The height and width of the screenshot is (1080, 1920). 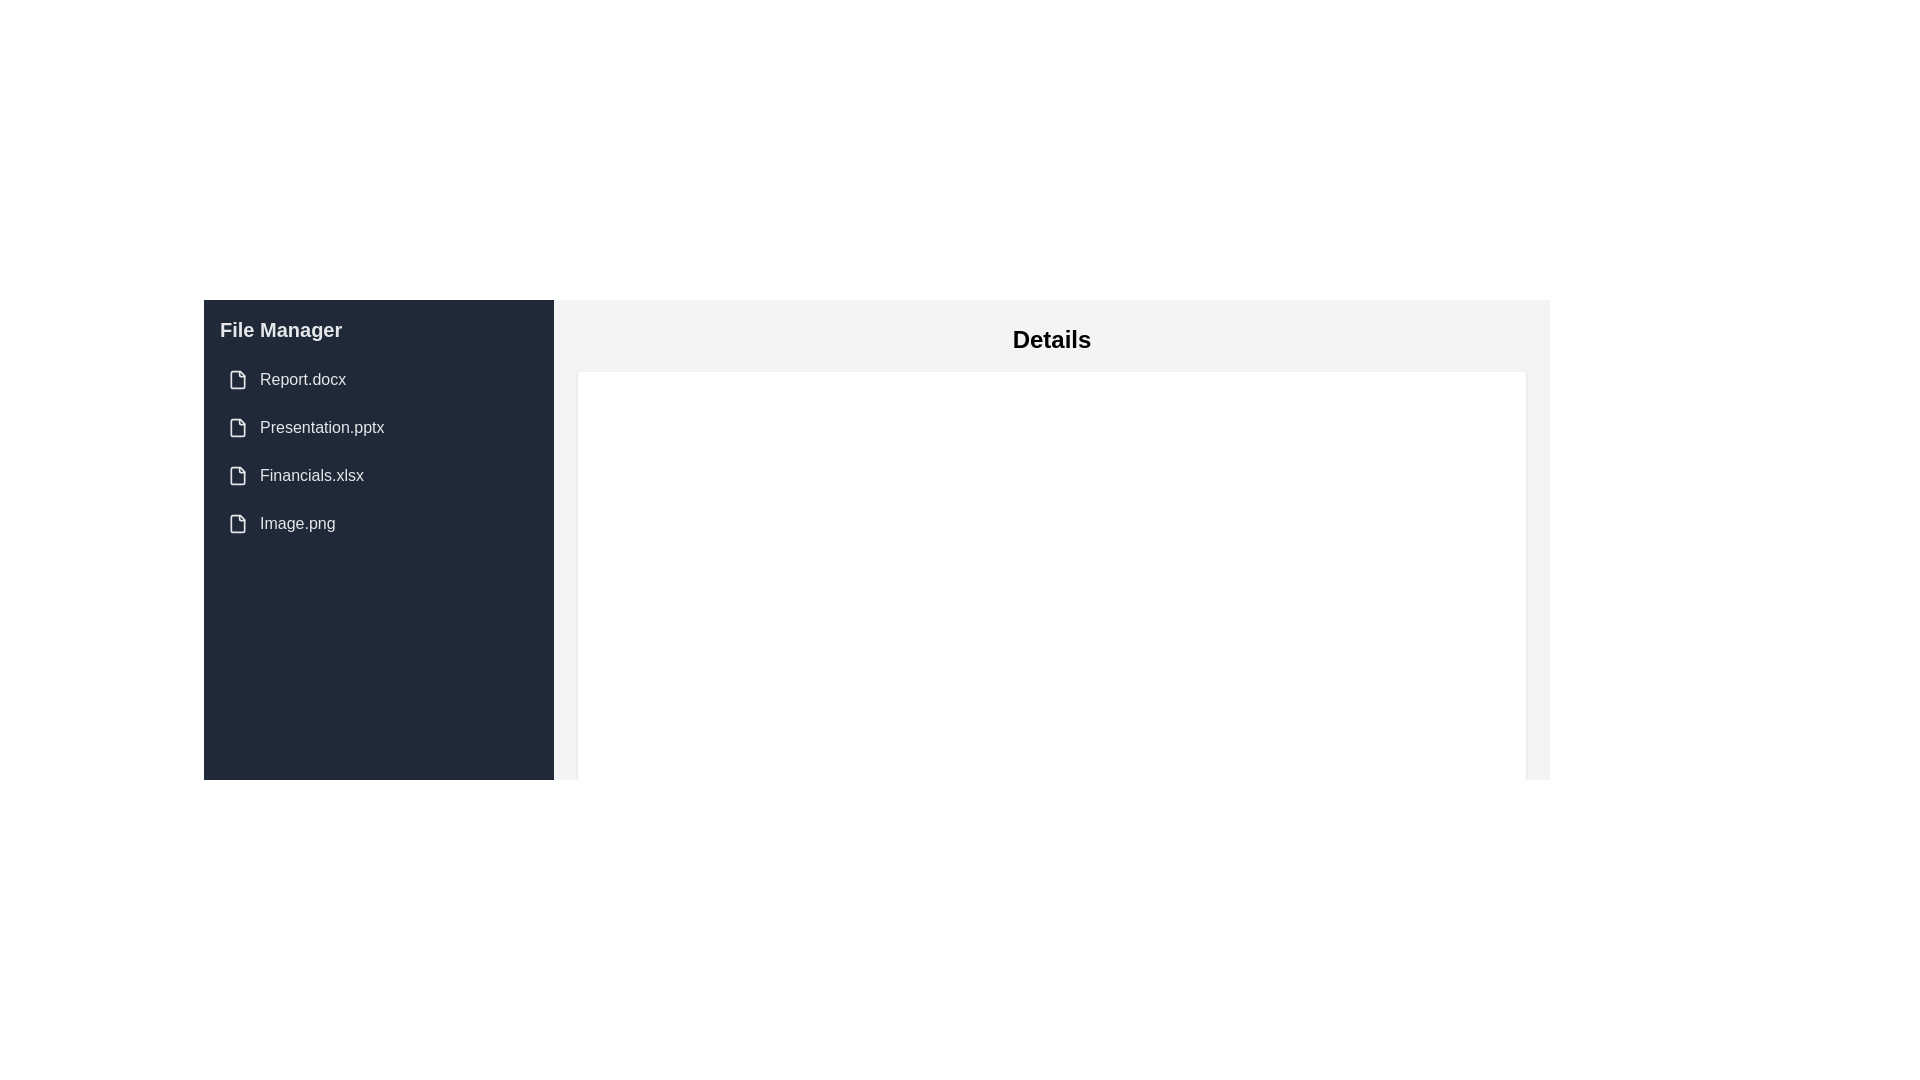 I want to click on the icon representing the 'Image.png' file object located in the fourth list item of the left sidebar navigation, so click(x=238, y=523).